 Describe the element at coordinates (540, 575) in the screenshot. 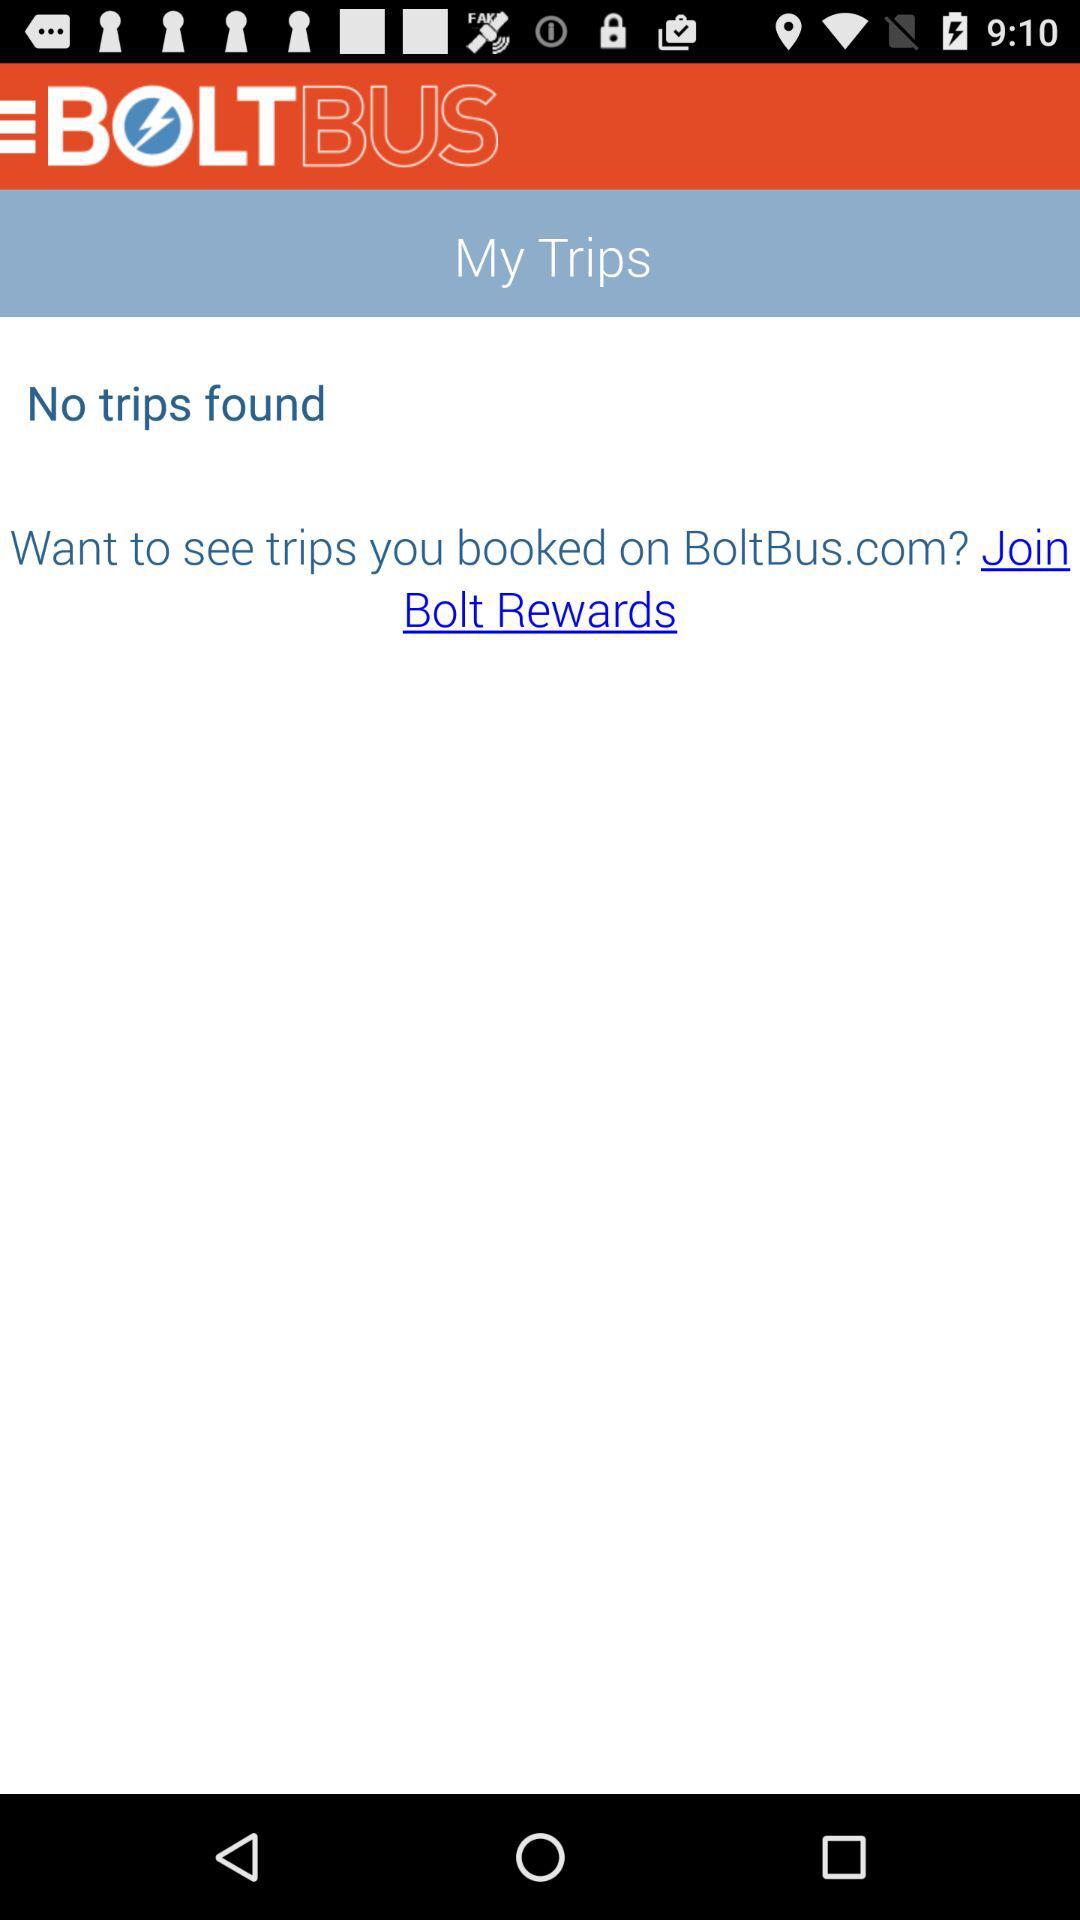

I see `the want to see item` at that location.